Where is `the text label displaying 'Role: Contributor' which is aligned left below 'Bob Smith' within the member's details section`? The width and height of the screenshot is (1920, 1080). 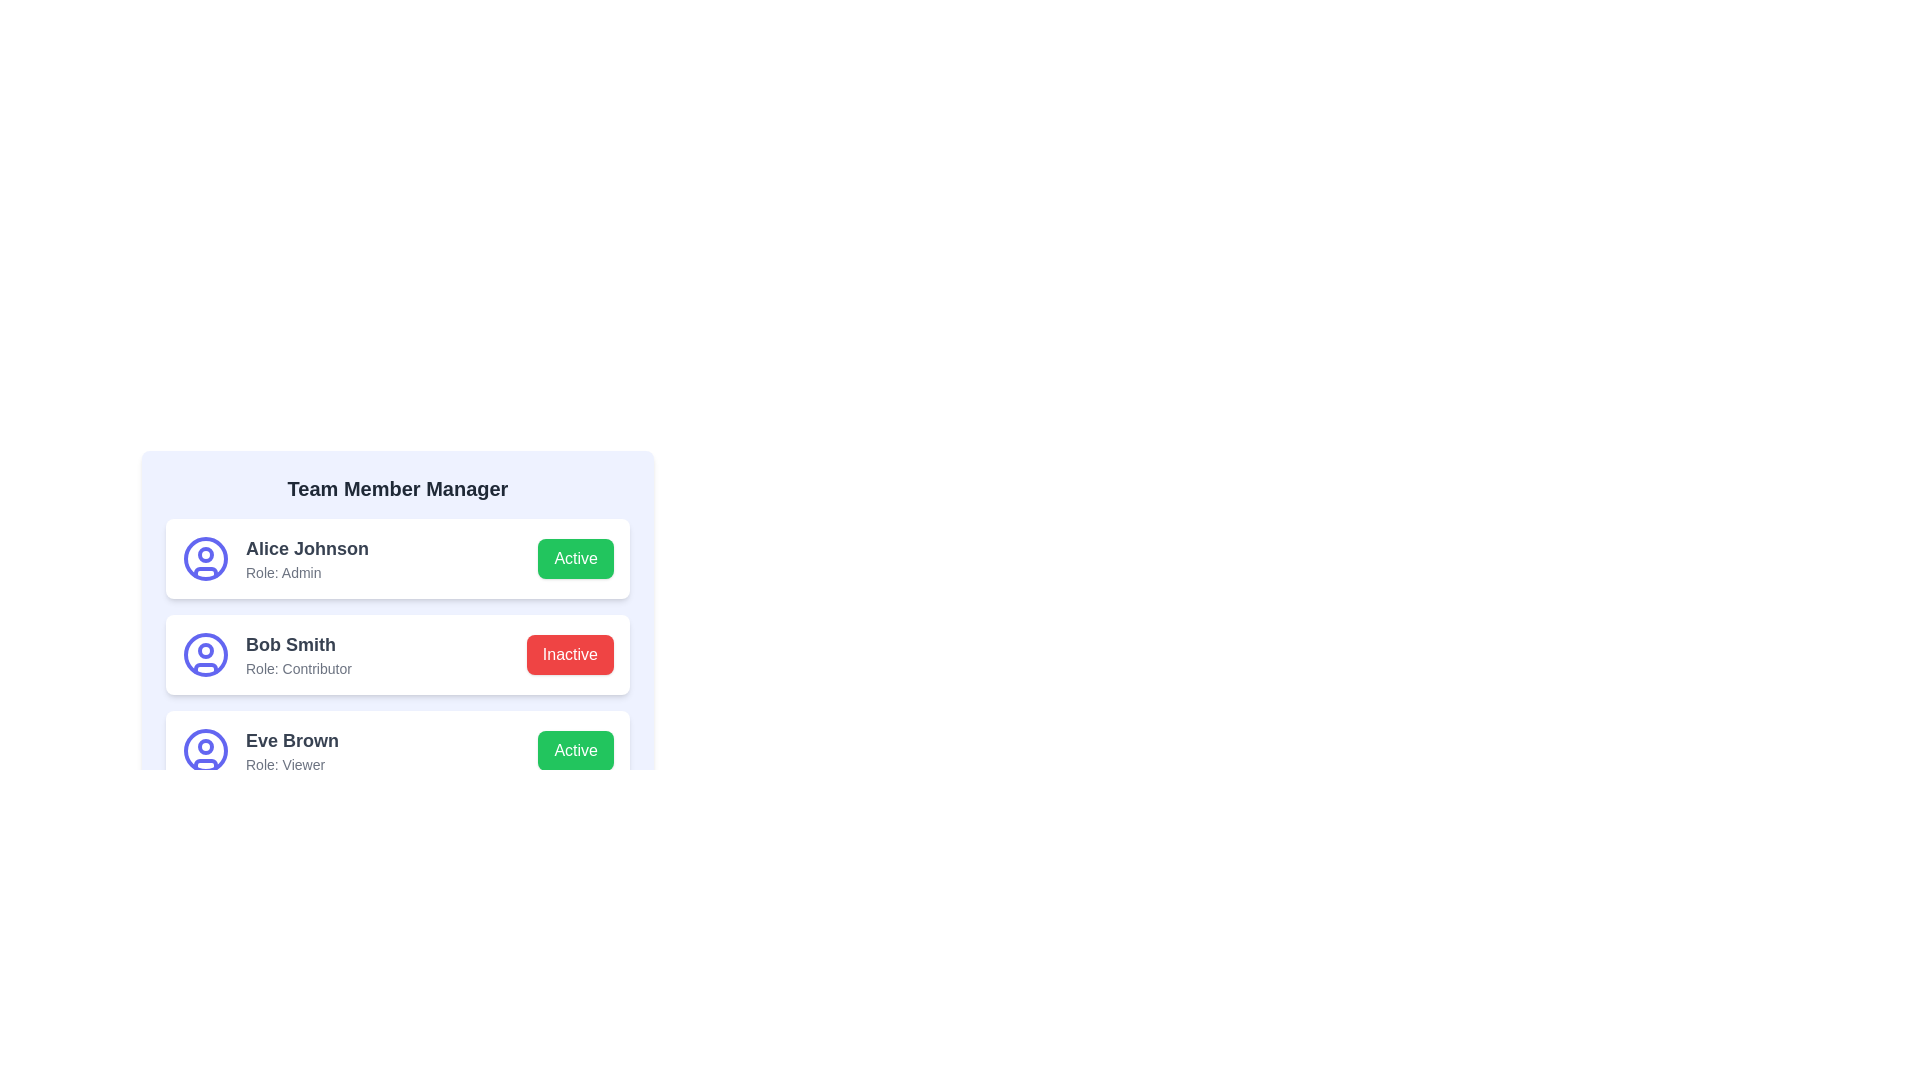
the text label displaying 'Role: Contributor' which is aligned left below 'Bob Smith' within the member's details section is located at coordinates (297, 668).